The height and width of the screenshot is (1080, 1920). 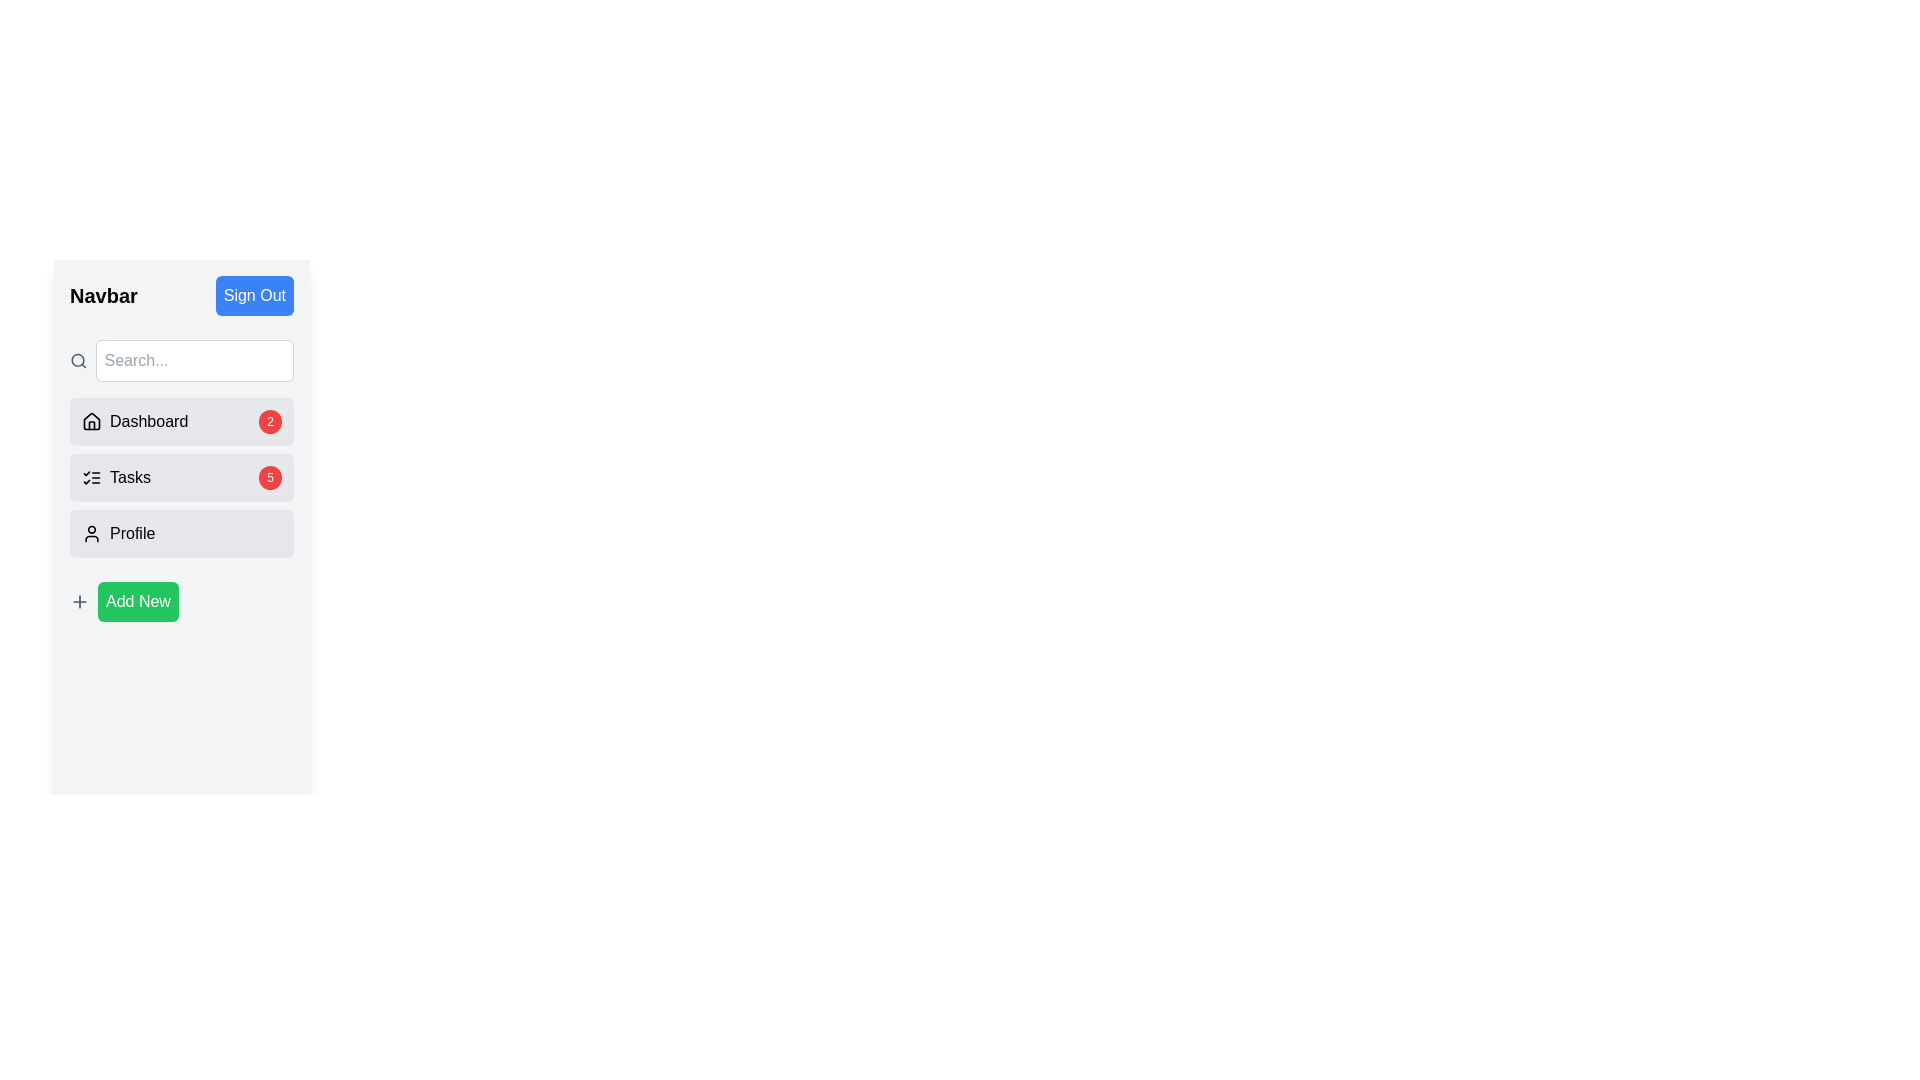 What do you see at coordinates (253, 296) in the screenshot?
I see `the 'Sign Out' button located in the 'Navbar' section of the sidebar` at bounding box center [253, 296].